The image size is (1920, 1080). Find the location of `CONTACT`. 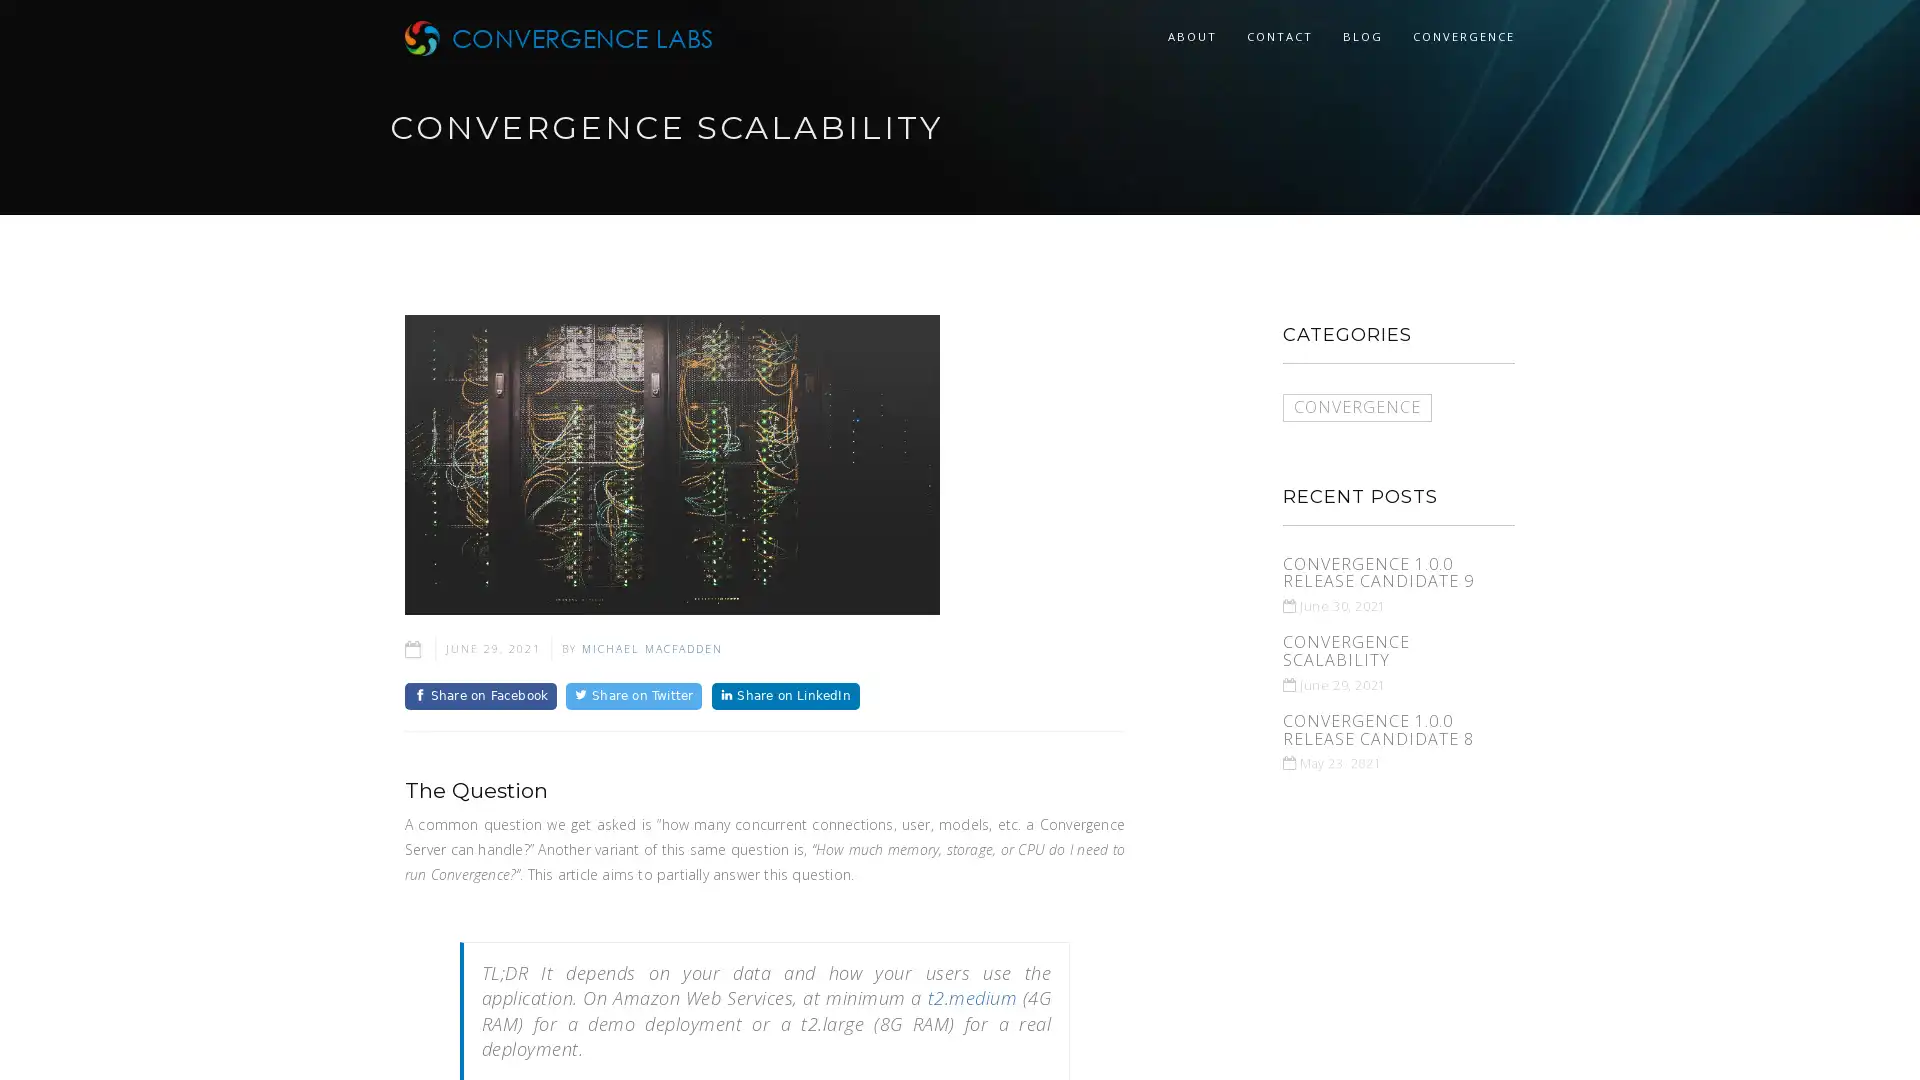

CONTACT is located at coordinates (1280, 37).